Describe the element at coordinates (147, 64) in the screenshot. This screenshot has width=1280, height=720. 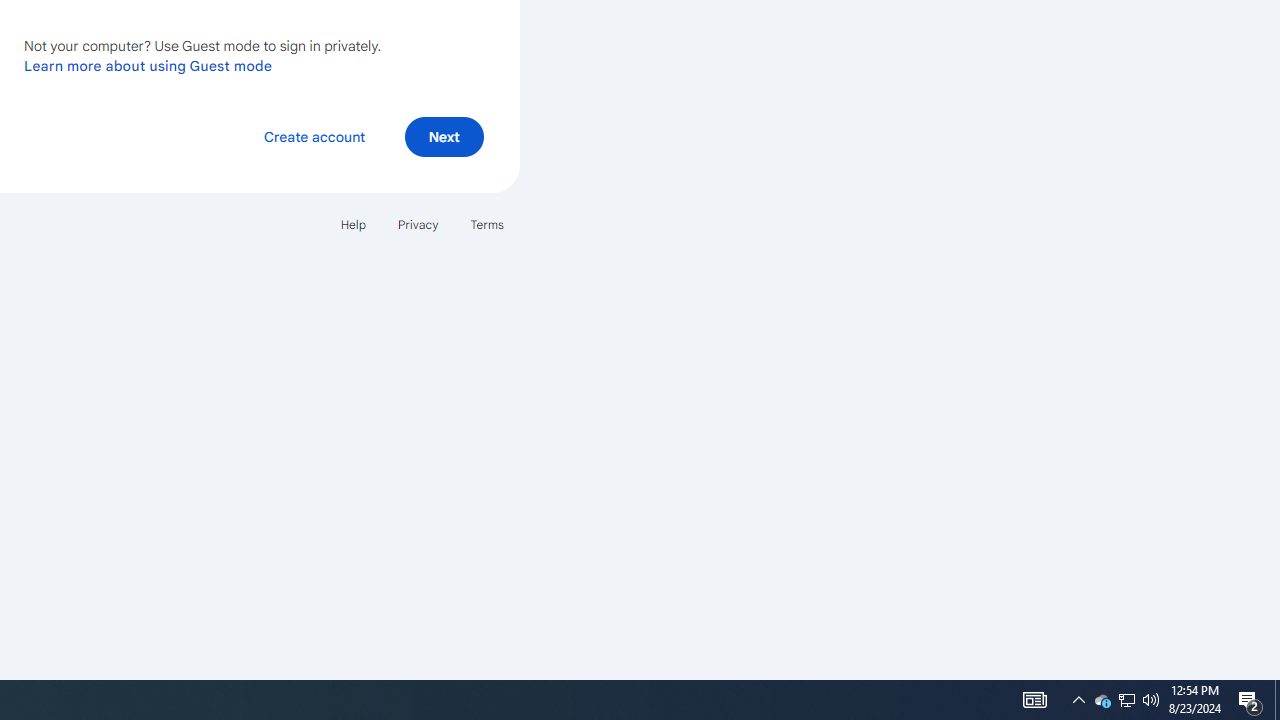
I see `'Learn more about using Guest mode'` at that location.